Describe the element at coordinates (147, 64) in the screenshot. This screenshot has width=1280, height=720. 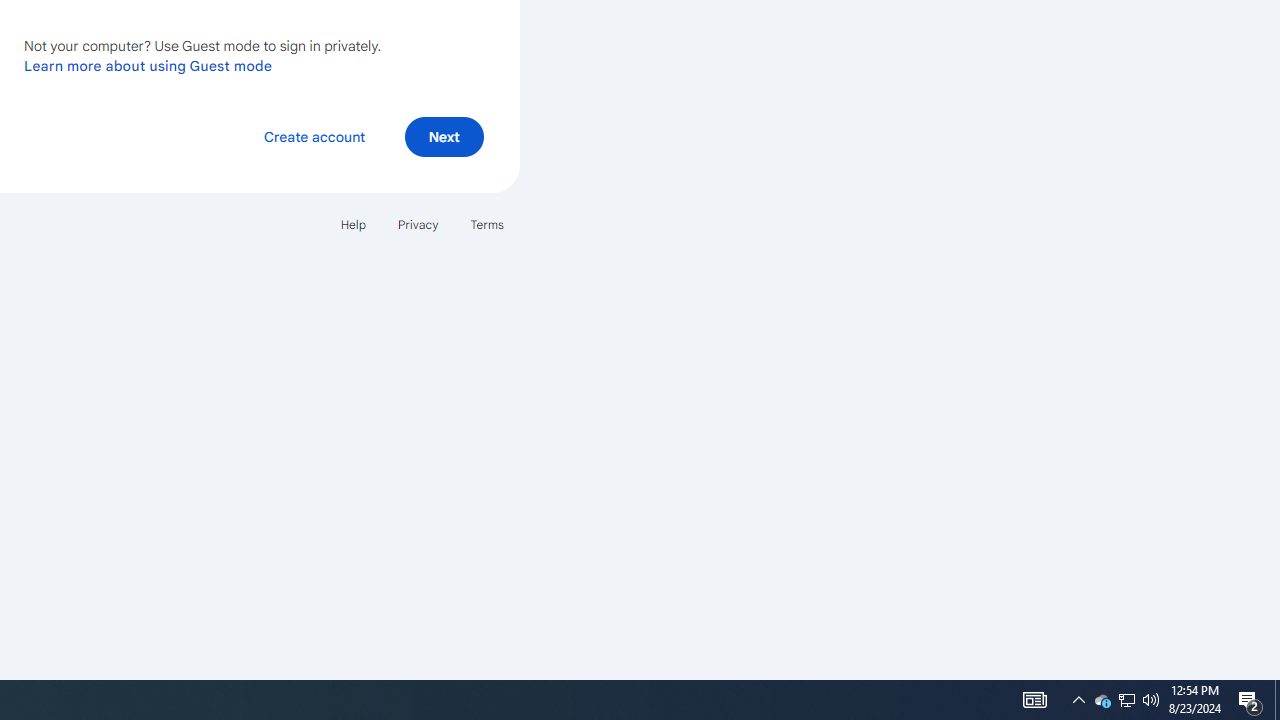
I see `'Learn more about using Guest mode'` at that location.